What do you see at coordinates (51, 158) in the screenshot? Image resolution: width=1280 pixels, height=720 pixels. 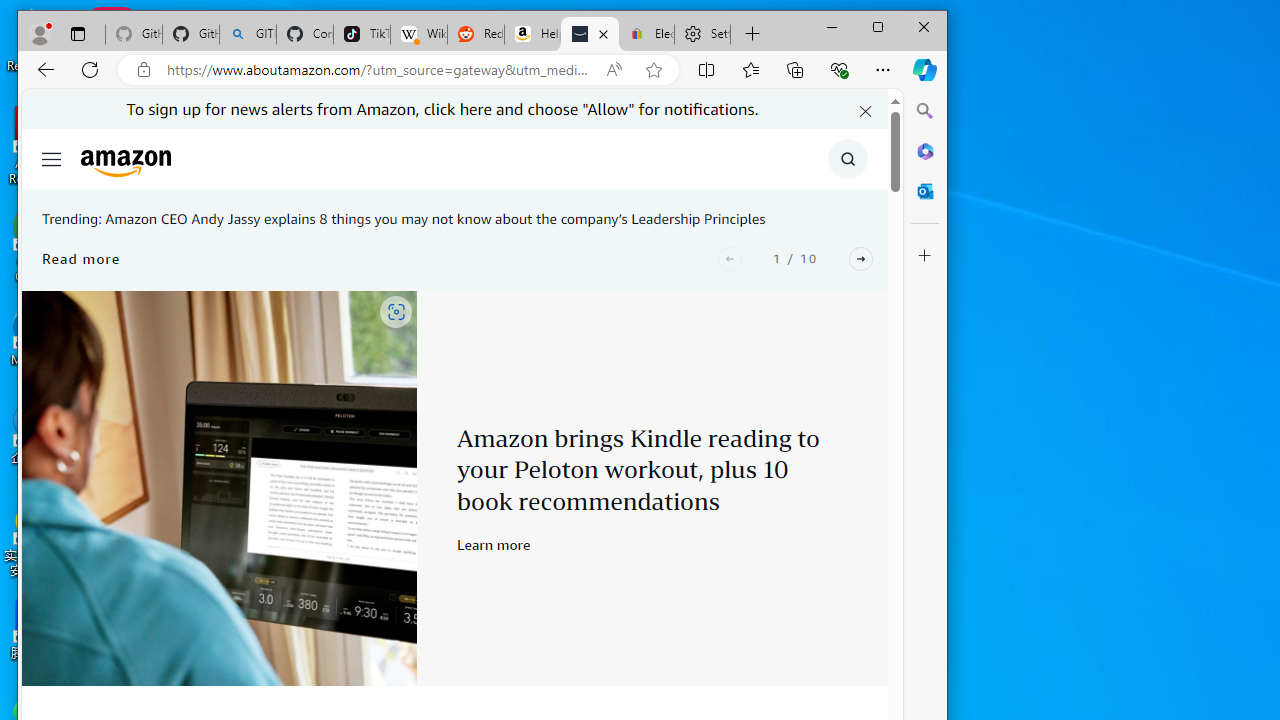 I see `'Menu'` at bounding box center [51, 158].